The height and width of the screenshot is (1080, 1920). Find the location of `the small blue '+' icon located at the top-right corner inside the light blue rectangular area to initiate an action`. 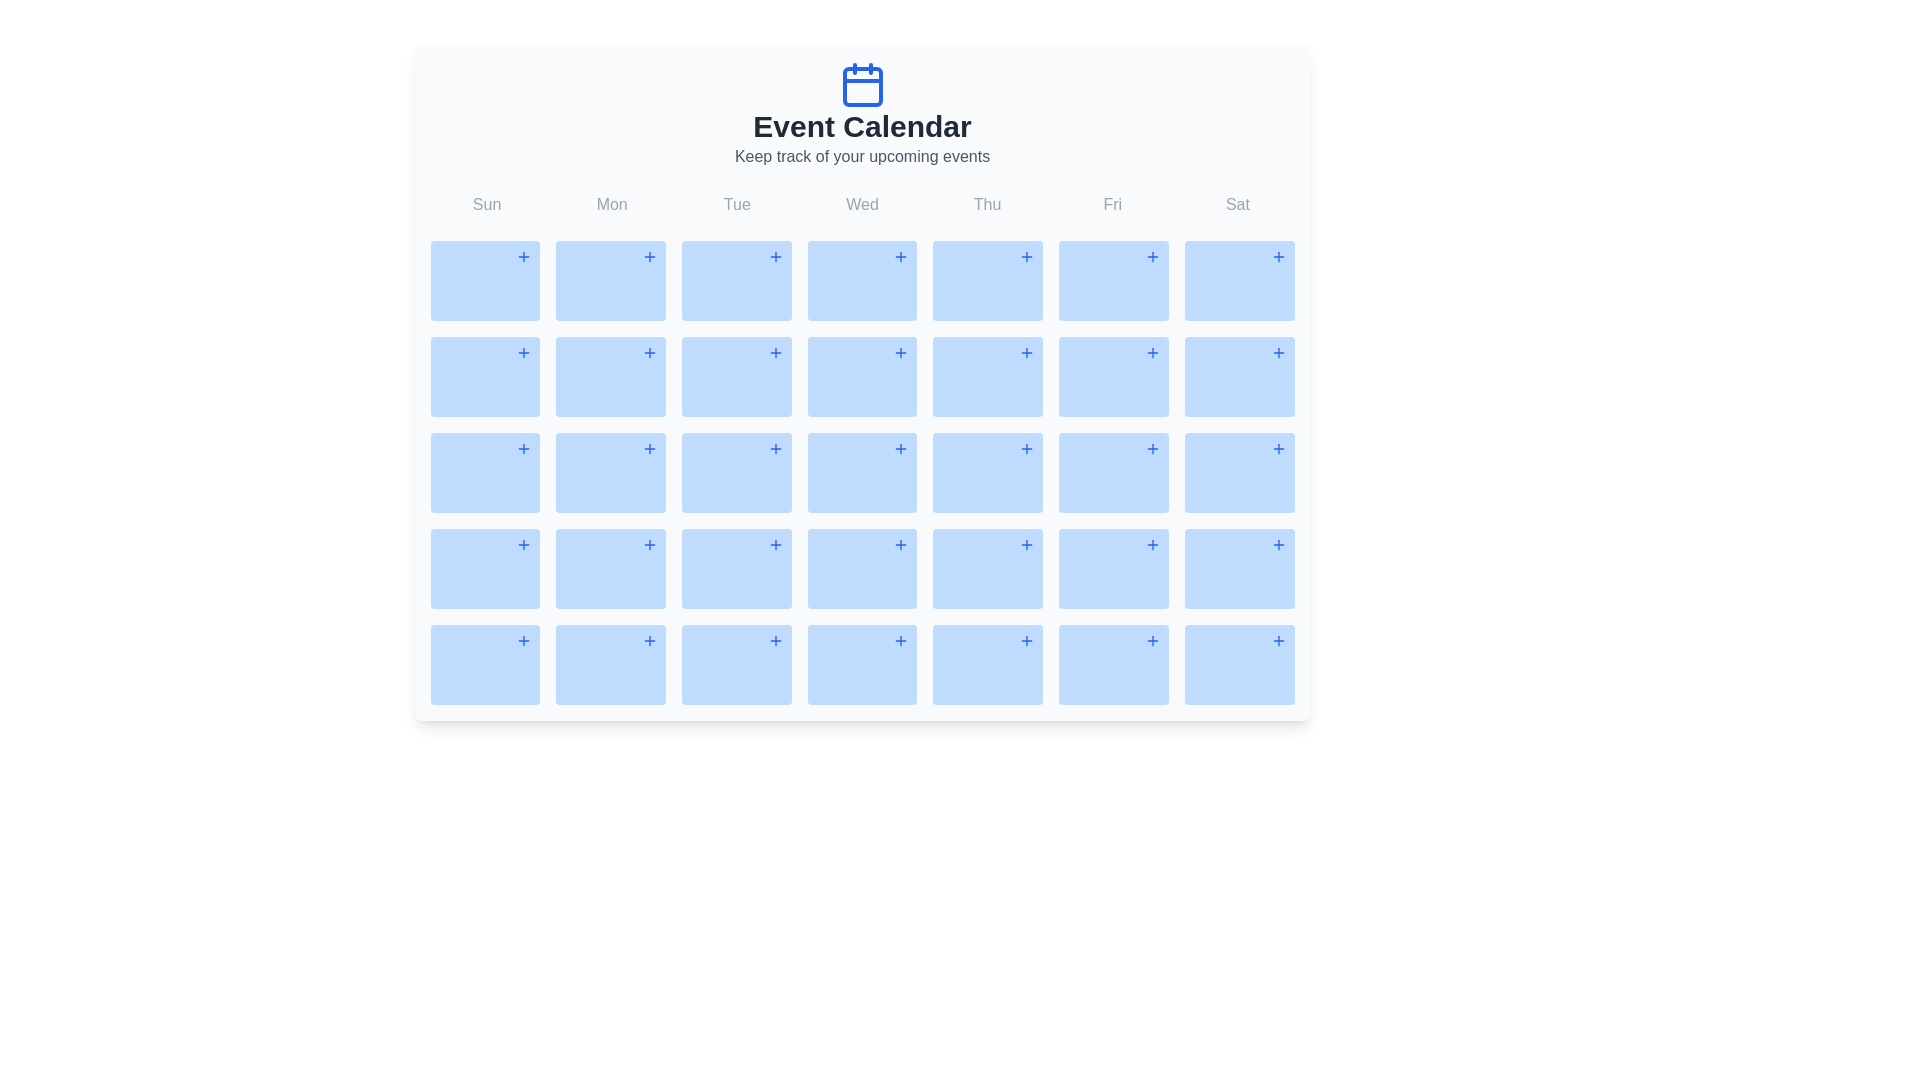

the small blue '+' icon located at the top-right corner inside the light blue rectangular area to initiate an action is located at coordinates (900, 640).